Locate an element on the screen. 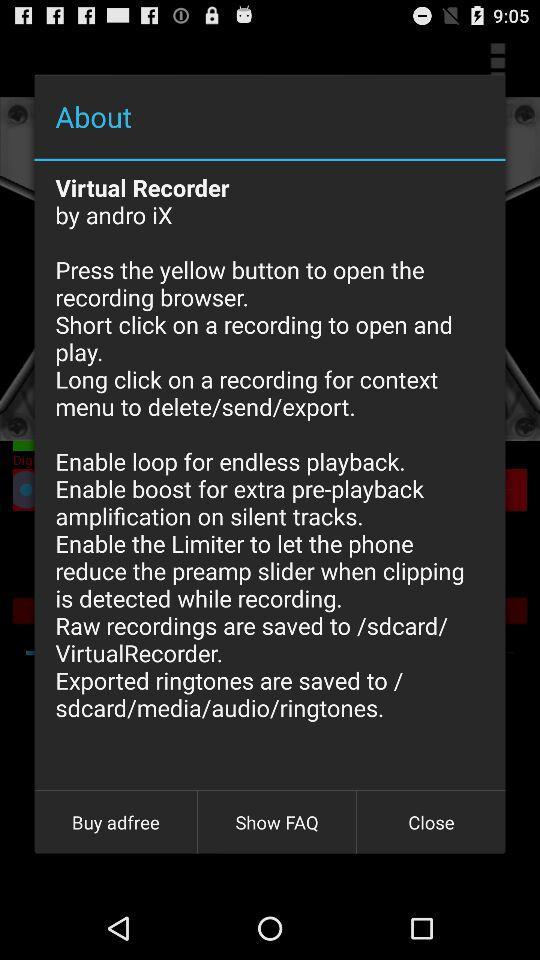 This screenshot has width=540, height=960. the icon to the right of the show faq icon is located at coordinates (430, 822).